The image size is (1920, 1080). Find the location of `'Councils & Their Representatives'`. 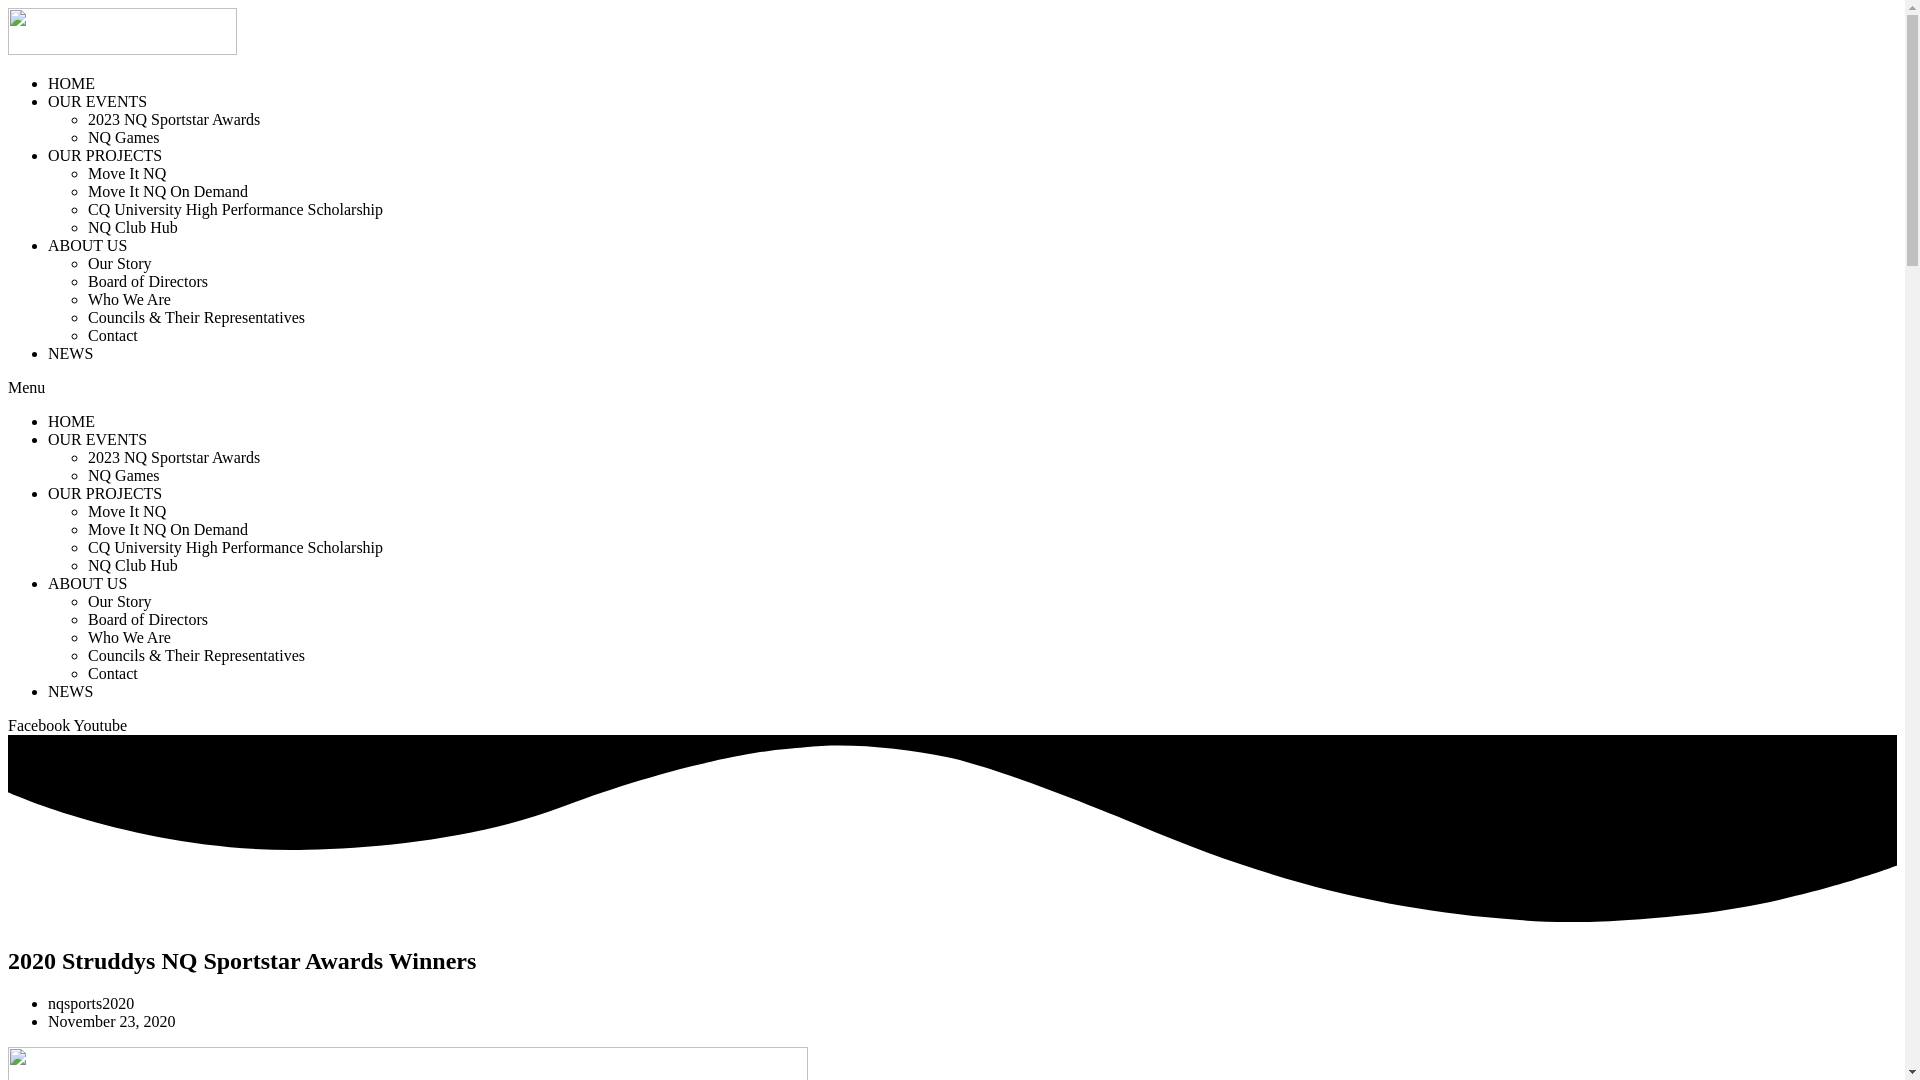

'Councils & Their Representatives' is located at coordinates (196, 316).